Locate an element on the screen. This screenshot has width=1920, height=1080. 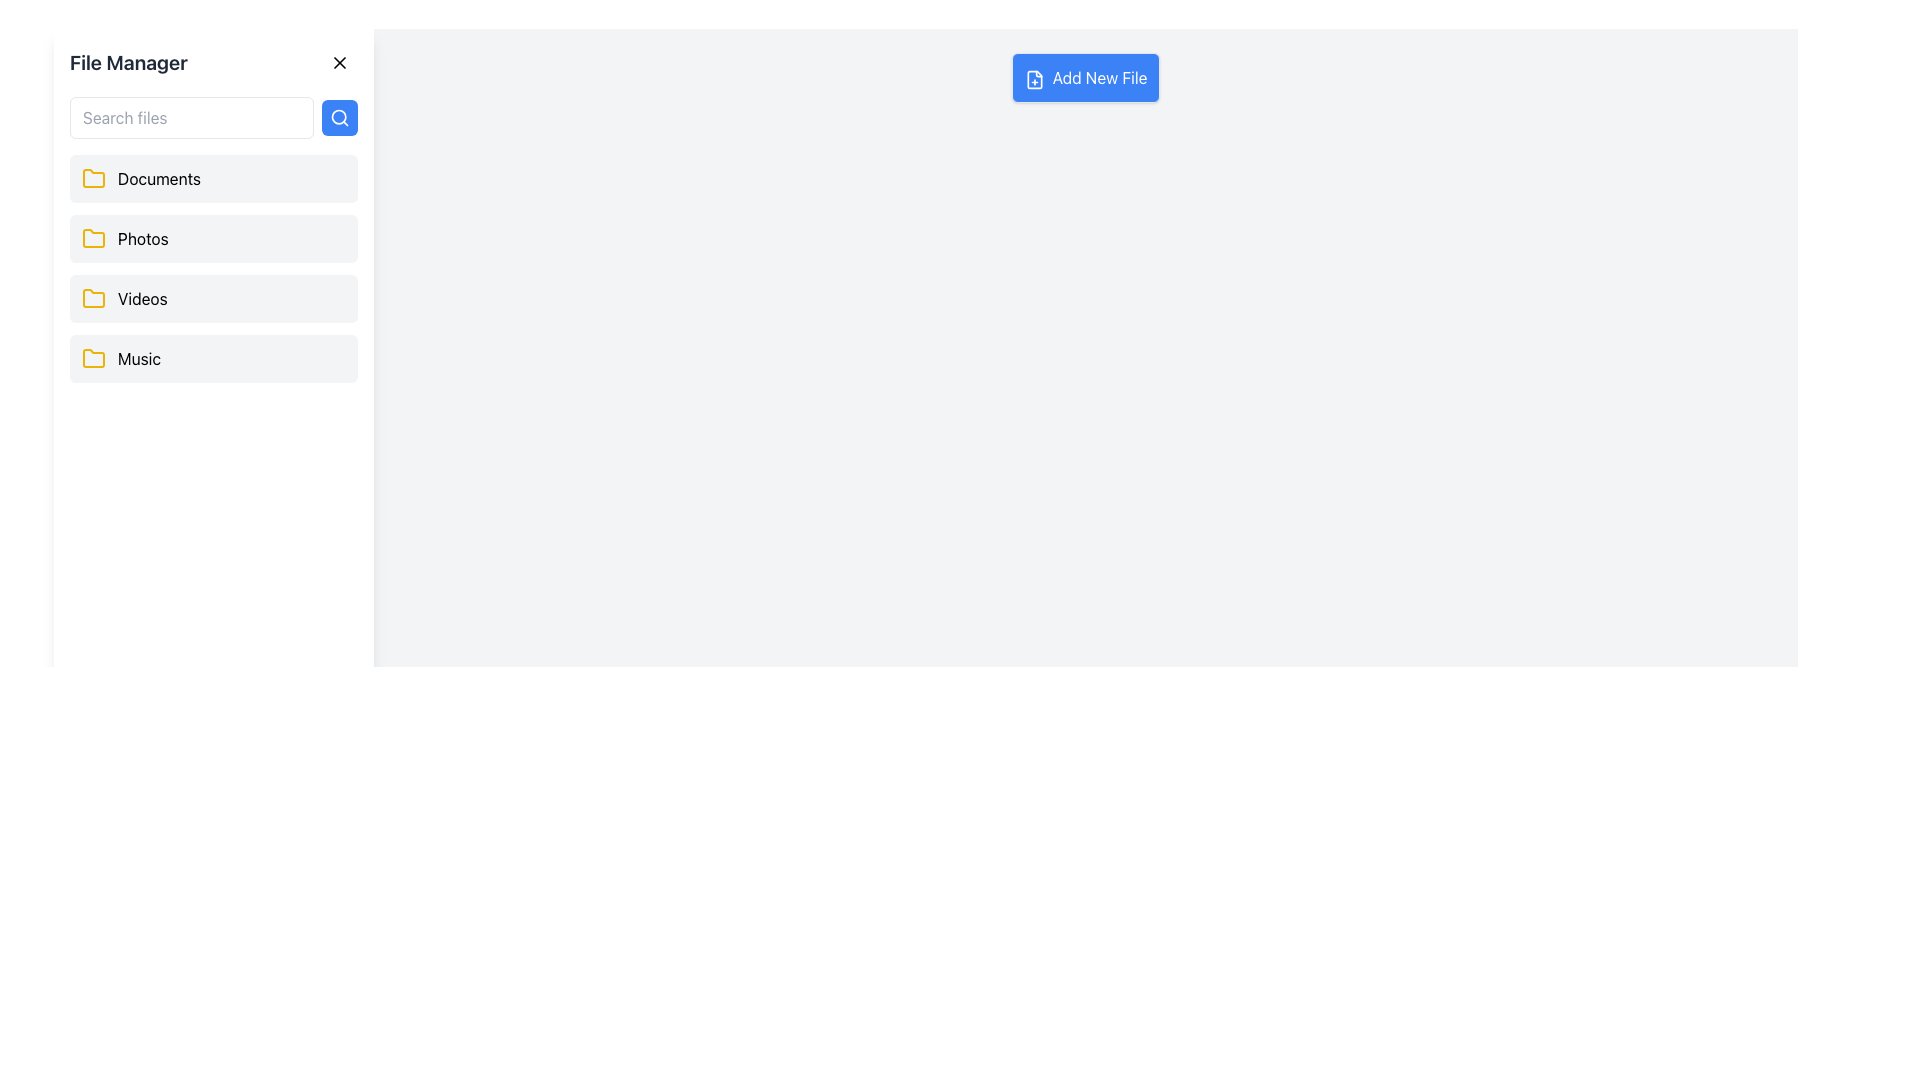
the magnifying glass icon located within the rounded blue button at the top-right corner of the sidebar is located at coordinates (340, 118).